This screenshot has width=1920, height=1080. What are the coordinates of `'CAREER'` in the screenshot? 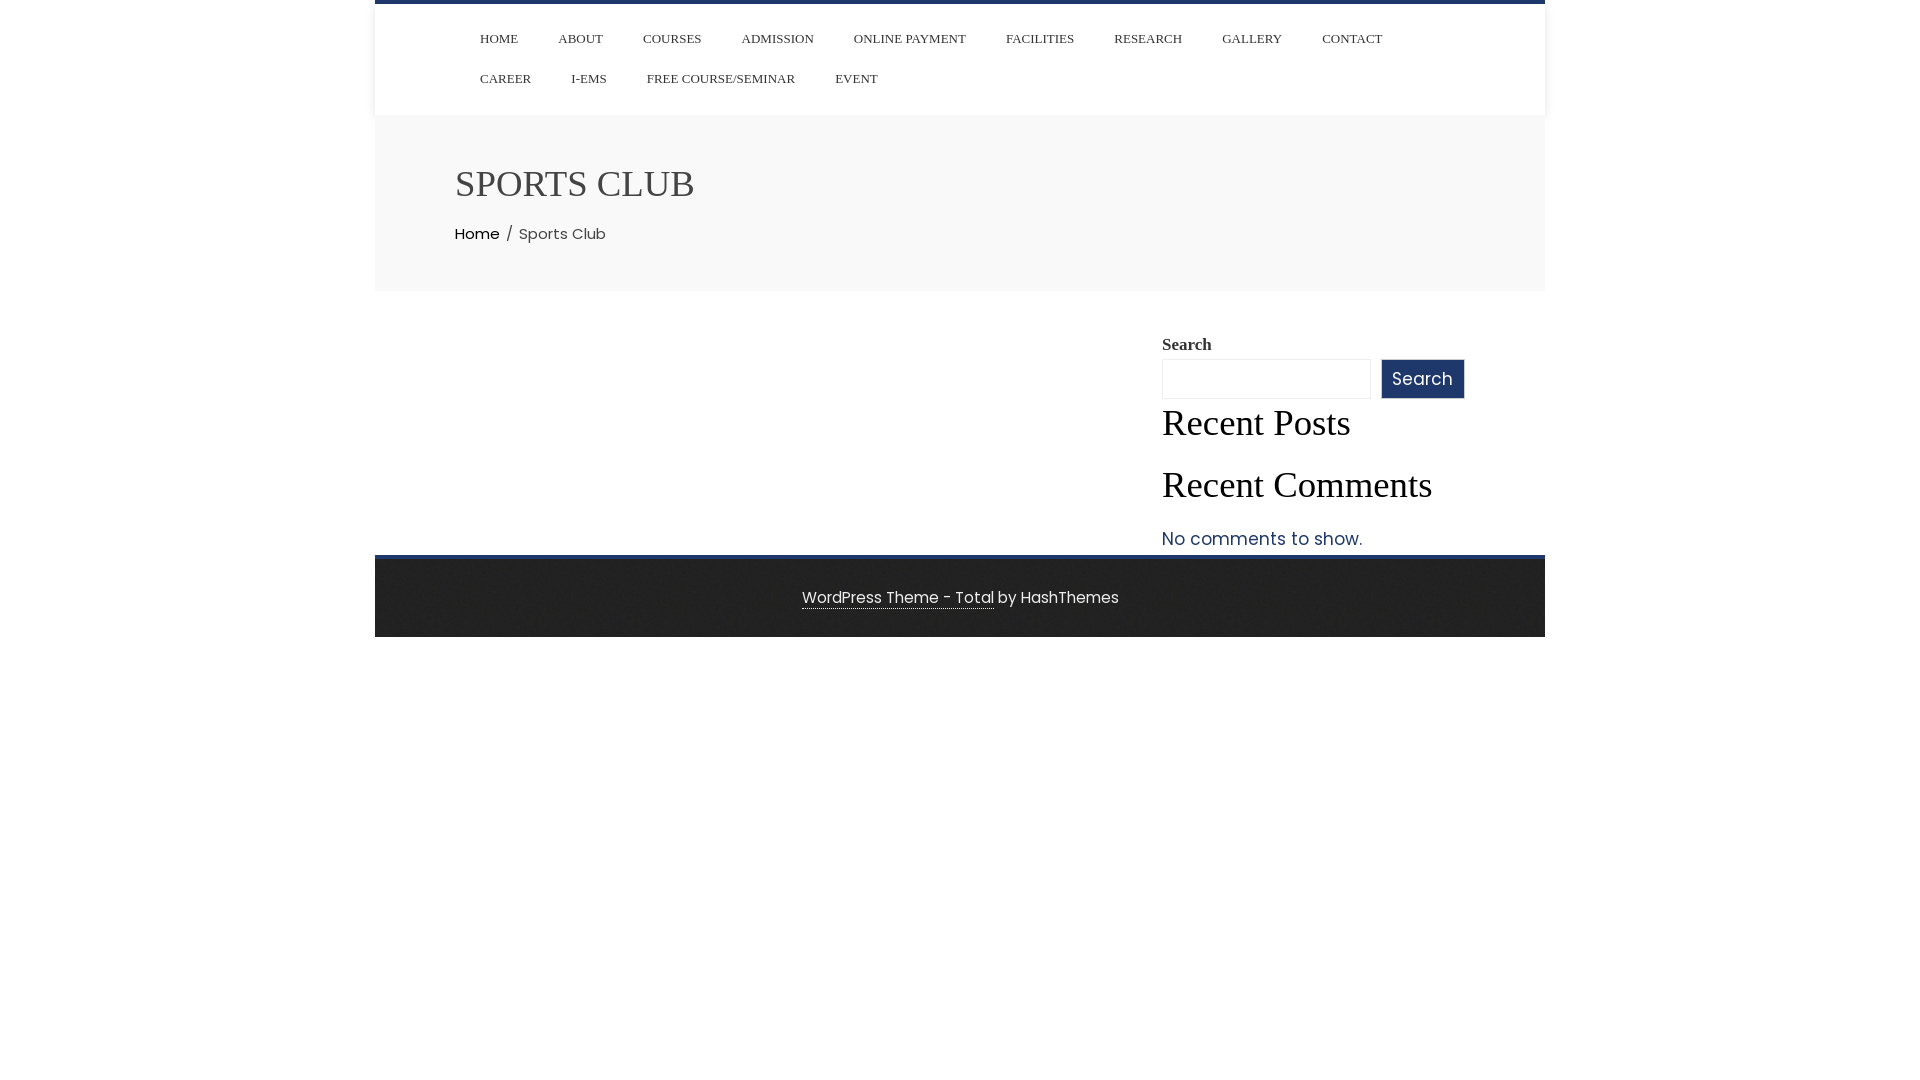 It's located at (505, 77).